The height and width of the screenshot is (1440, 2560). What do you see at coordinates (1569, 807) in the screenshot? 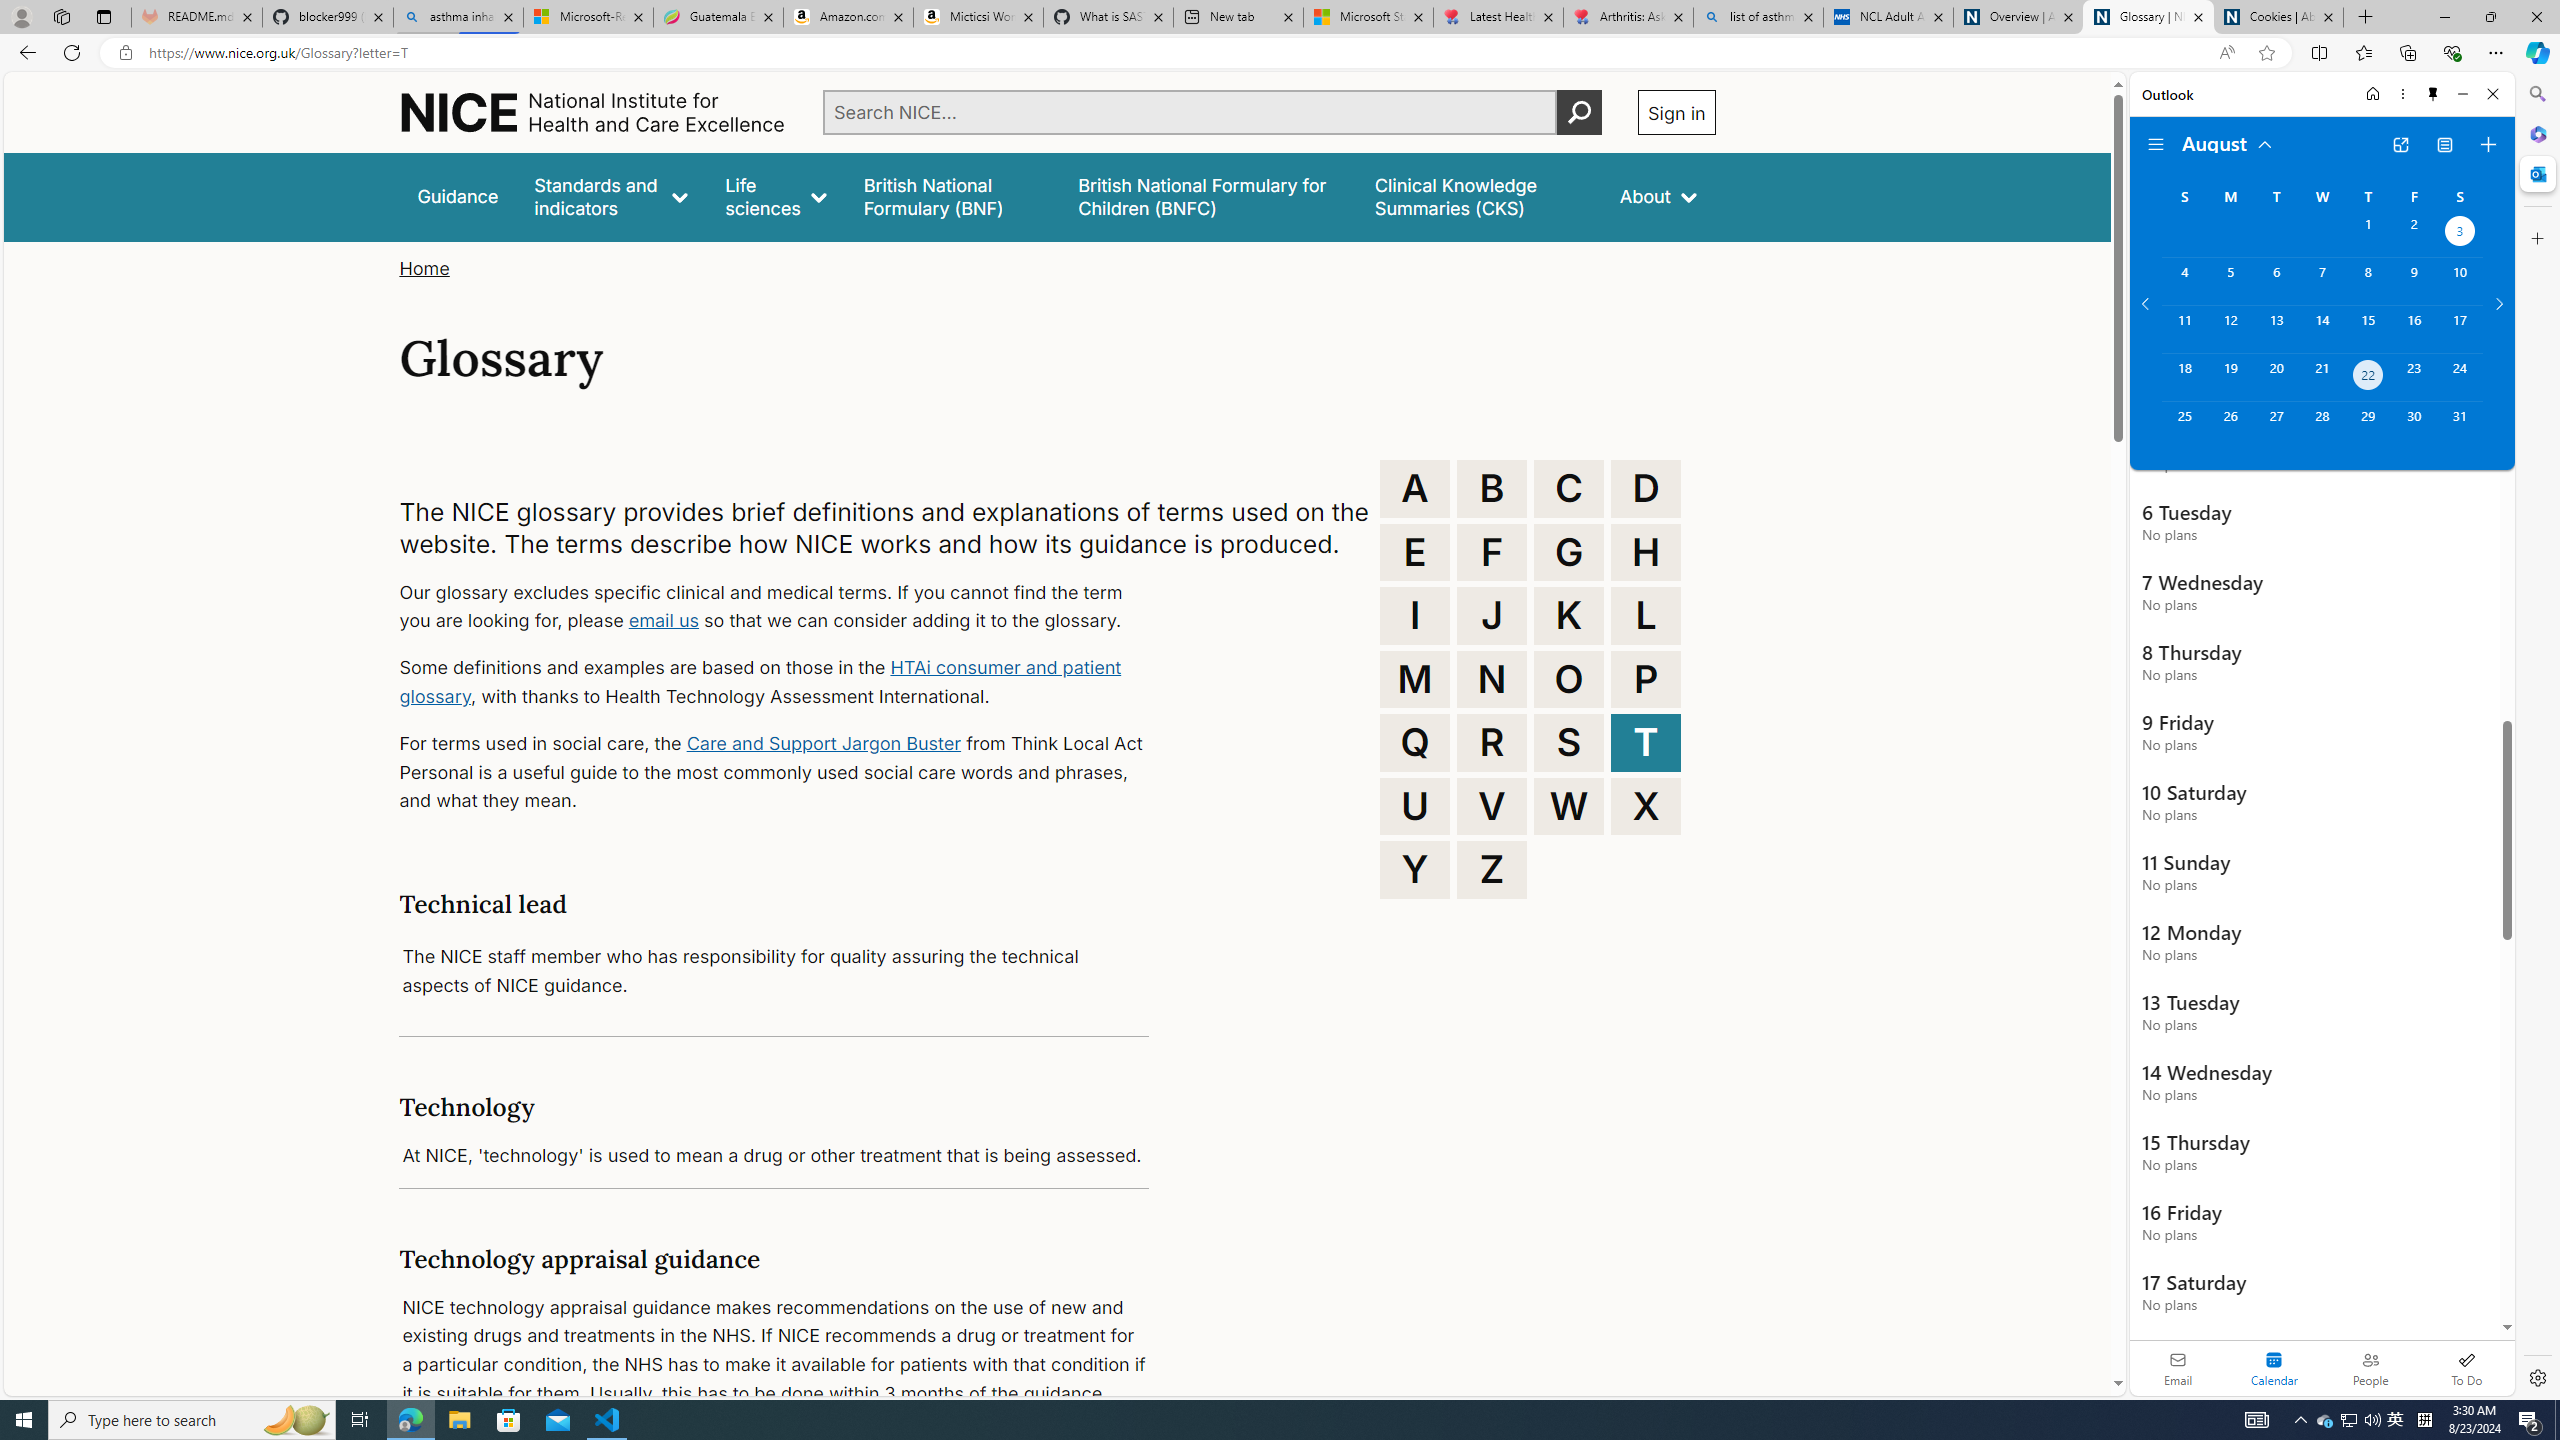
I see `'W'` at bounding box center [1569, 807].